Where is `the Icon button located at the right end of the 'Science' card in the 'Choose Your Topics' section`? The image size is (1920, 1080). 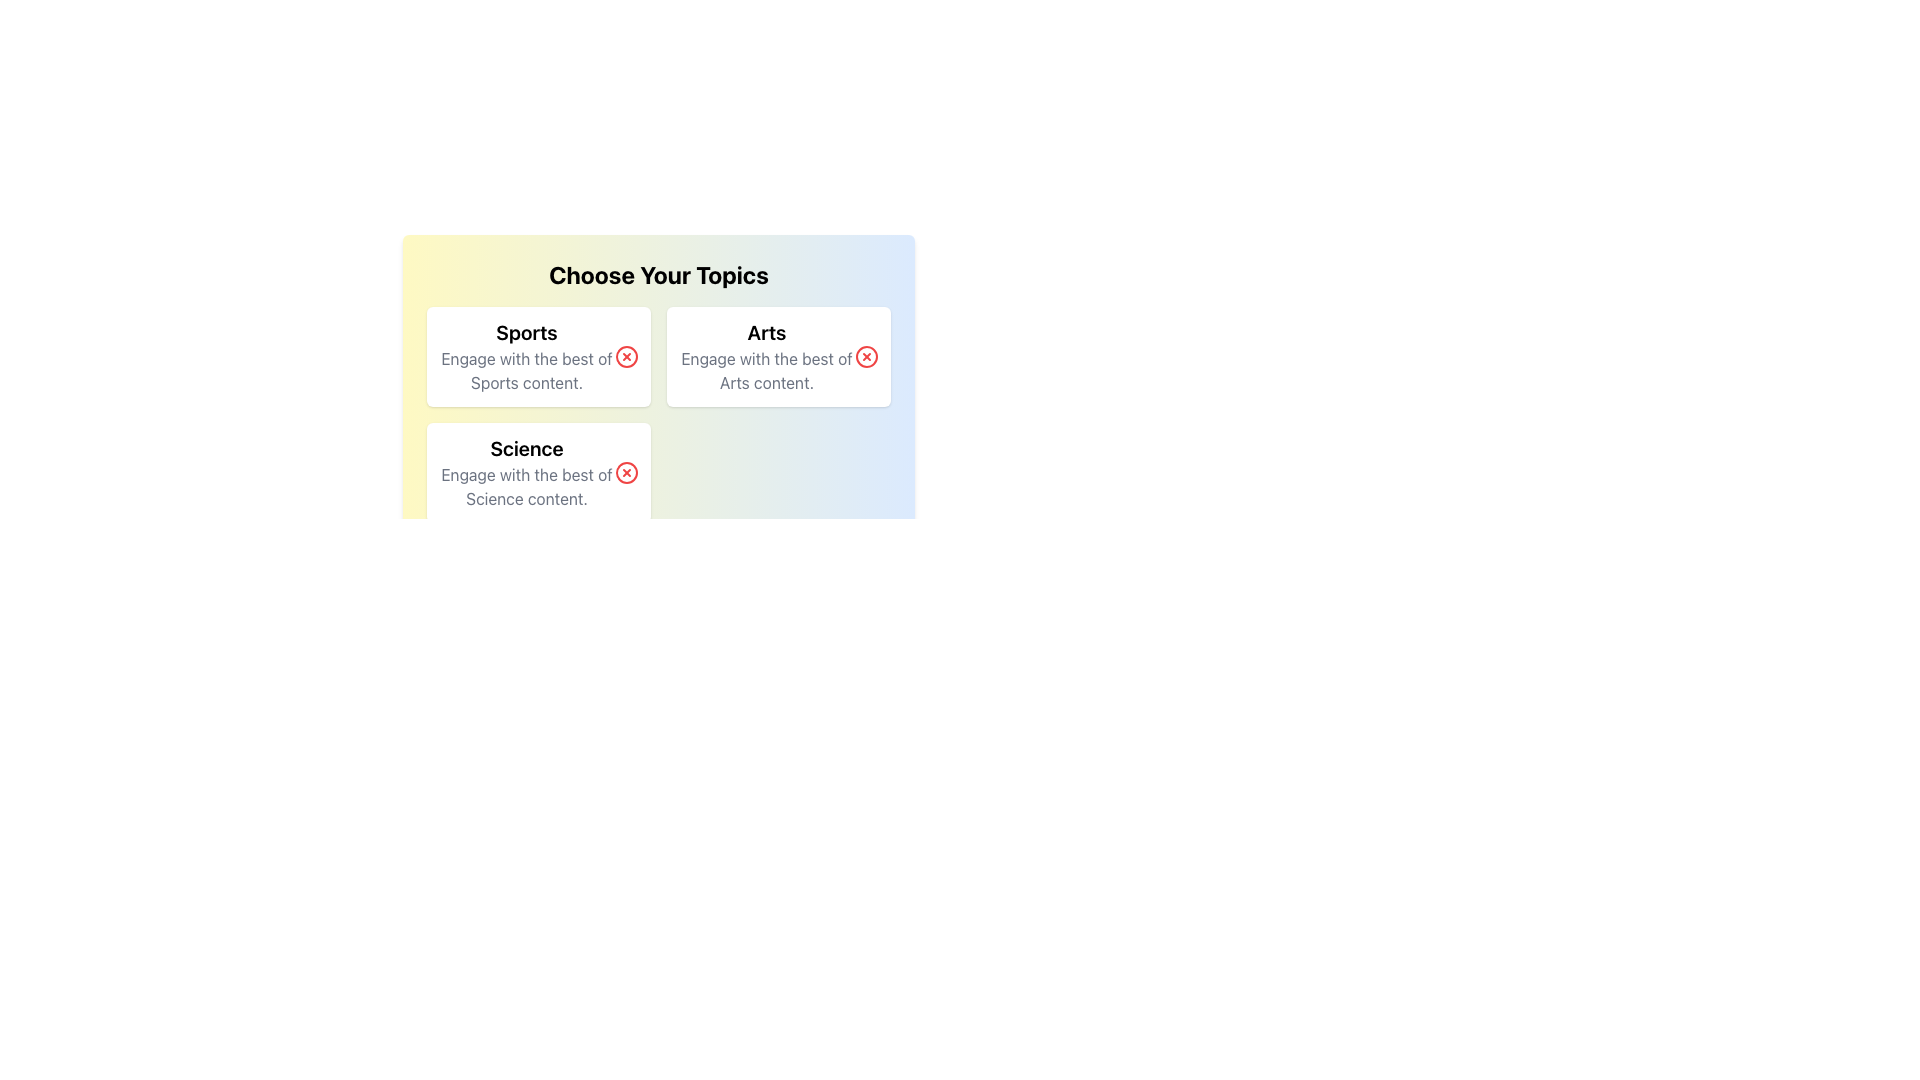 the Icon button located at the right end of the 'Science' card in the 'Choose Your Topics' section is located at coordinates (626, 473).